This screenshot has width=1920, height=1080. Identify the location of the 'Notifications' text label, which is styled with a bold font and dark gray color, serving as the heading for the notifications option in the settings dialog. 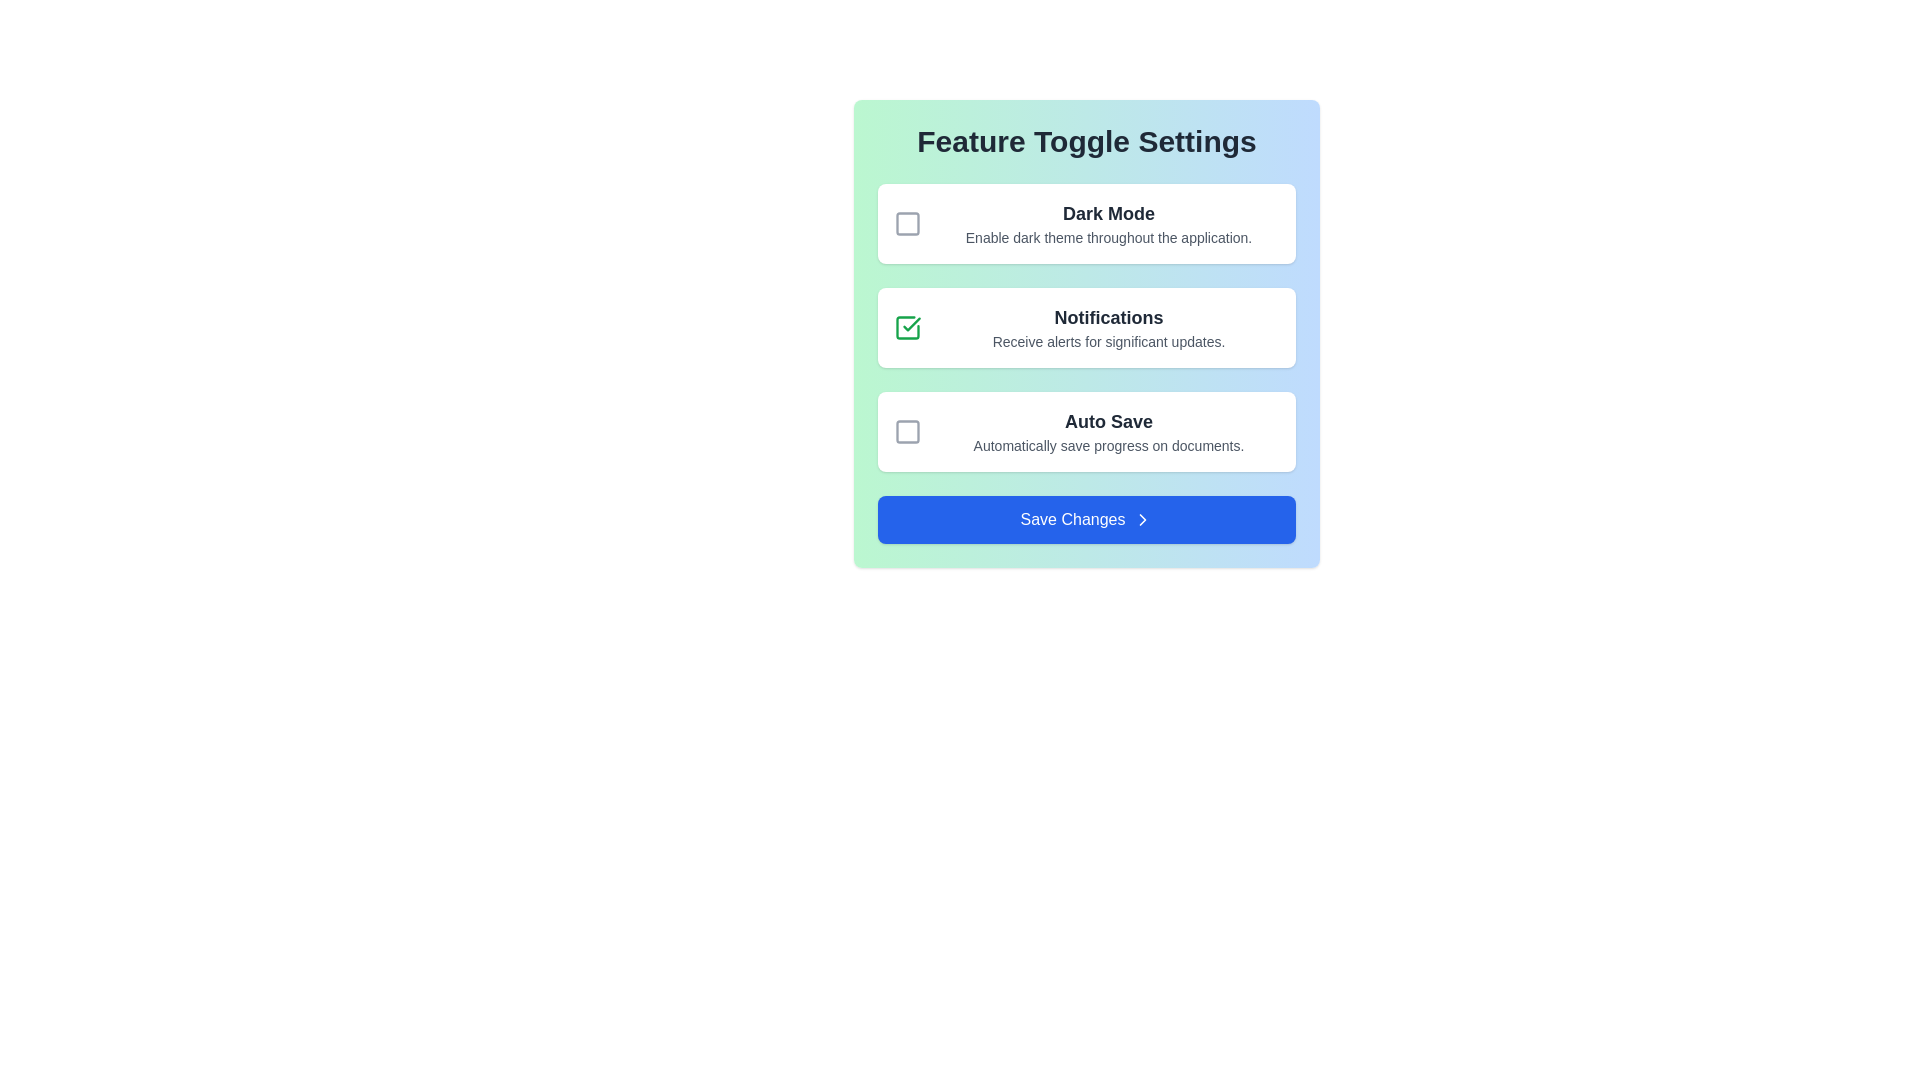
(1107, 316).